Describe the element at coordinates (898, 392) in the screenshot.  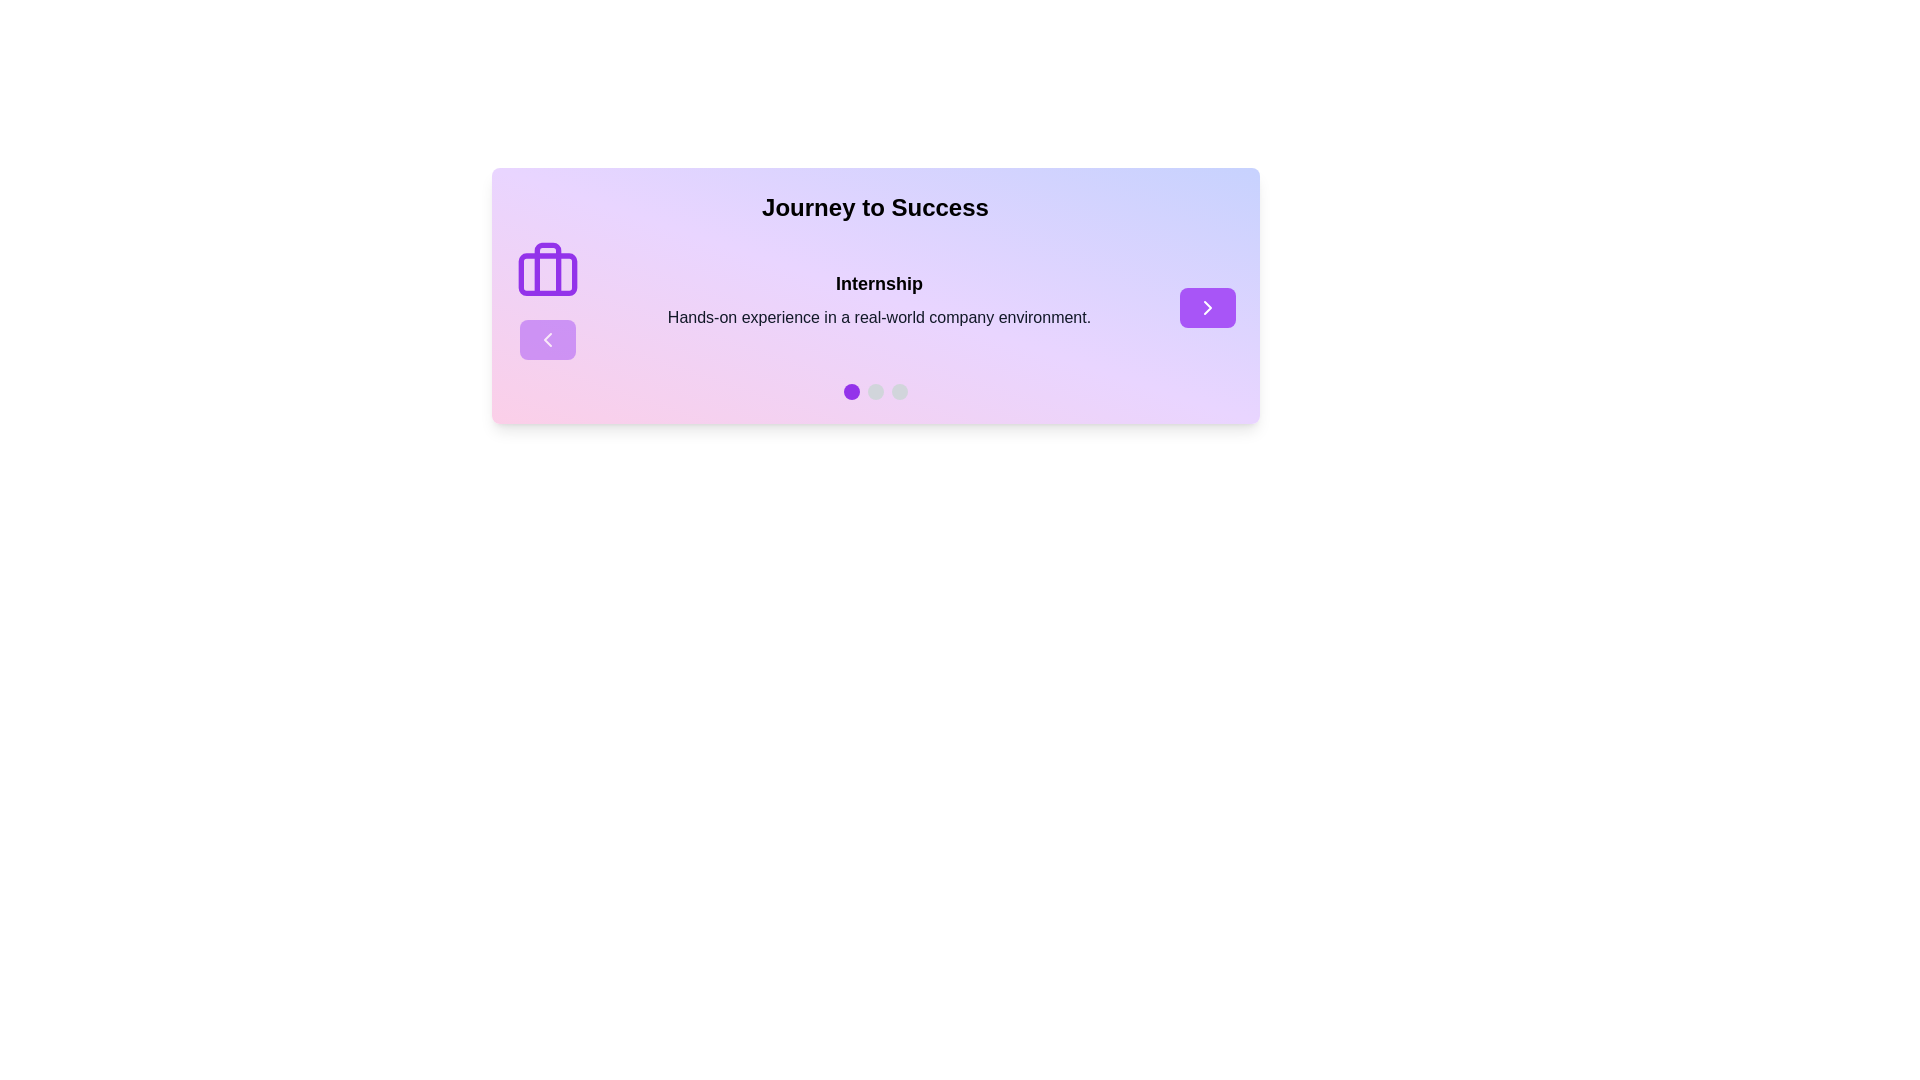
I see `the third circular navigation indicator` at that location.